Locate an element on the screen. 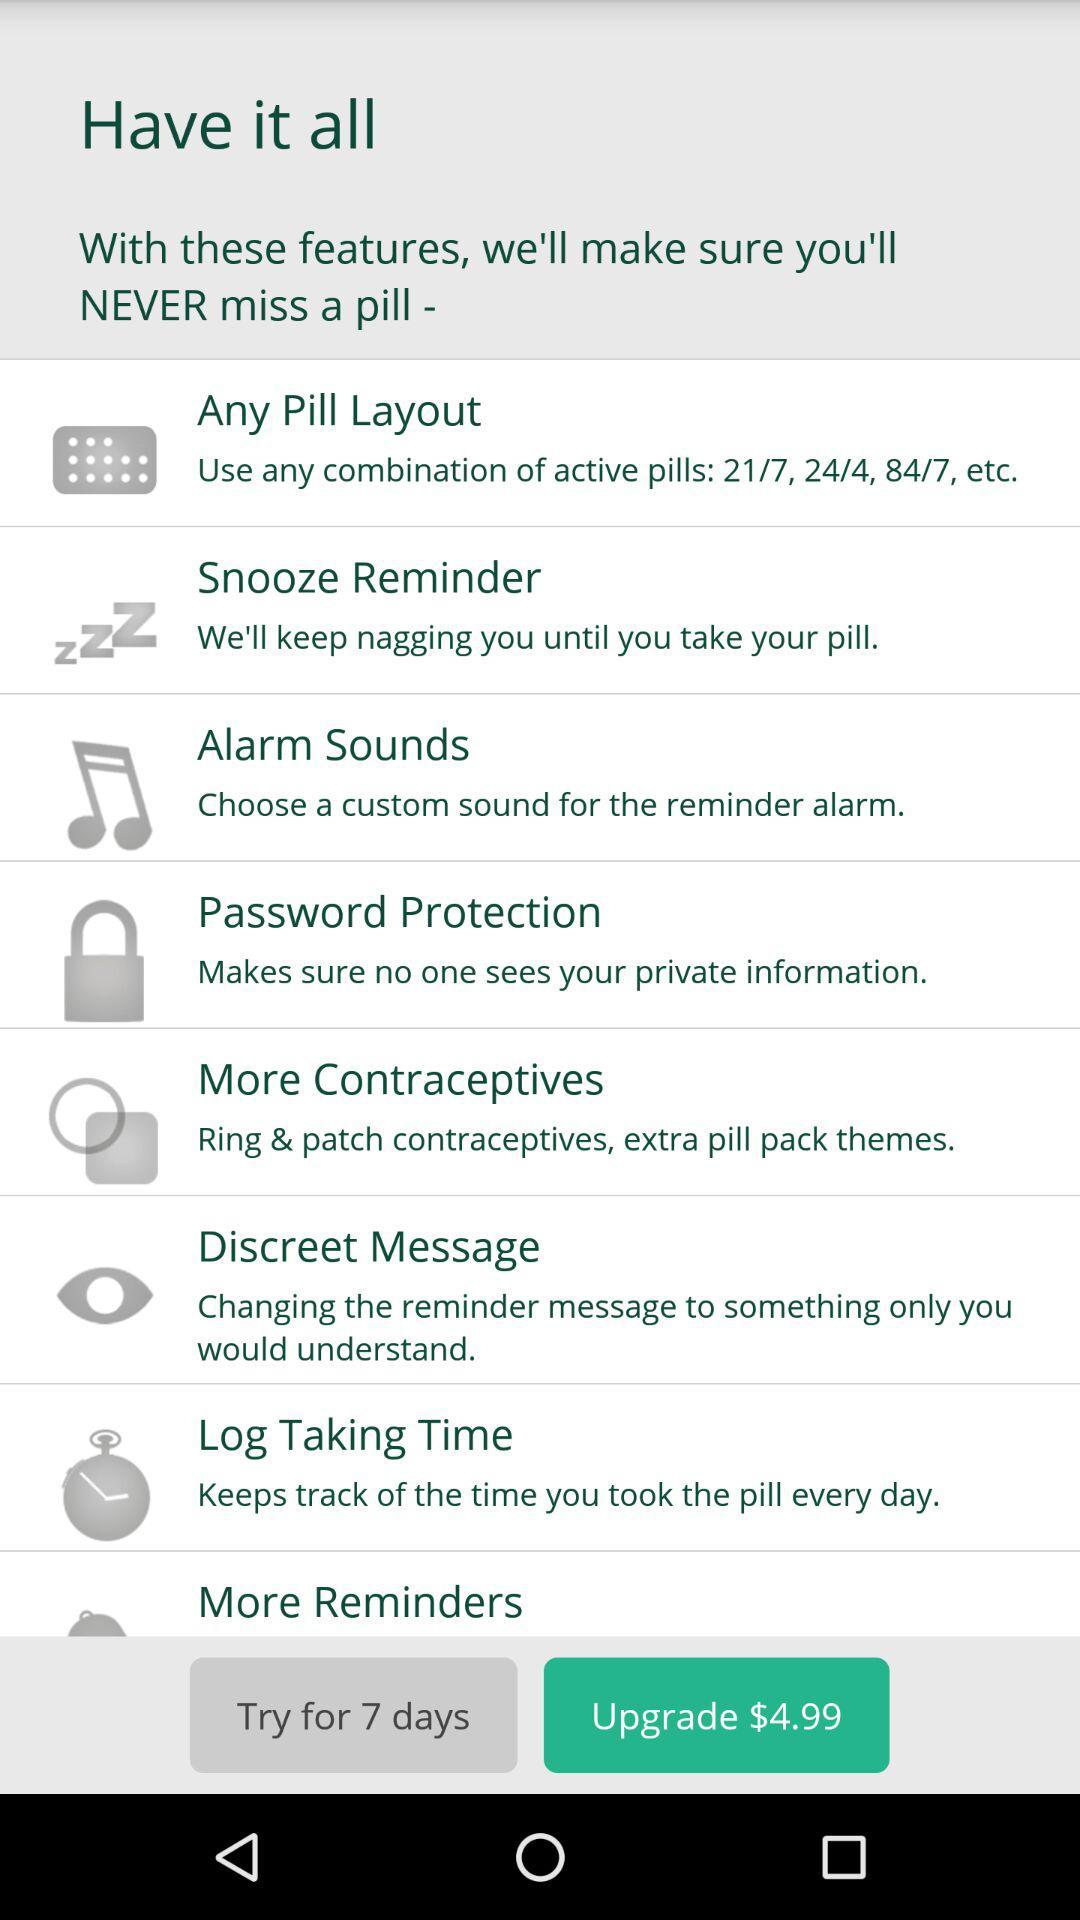 This screenshot has width=1080, height=1920. the more reminders icon is located at coordinates (624, 1600).